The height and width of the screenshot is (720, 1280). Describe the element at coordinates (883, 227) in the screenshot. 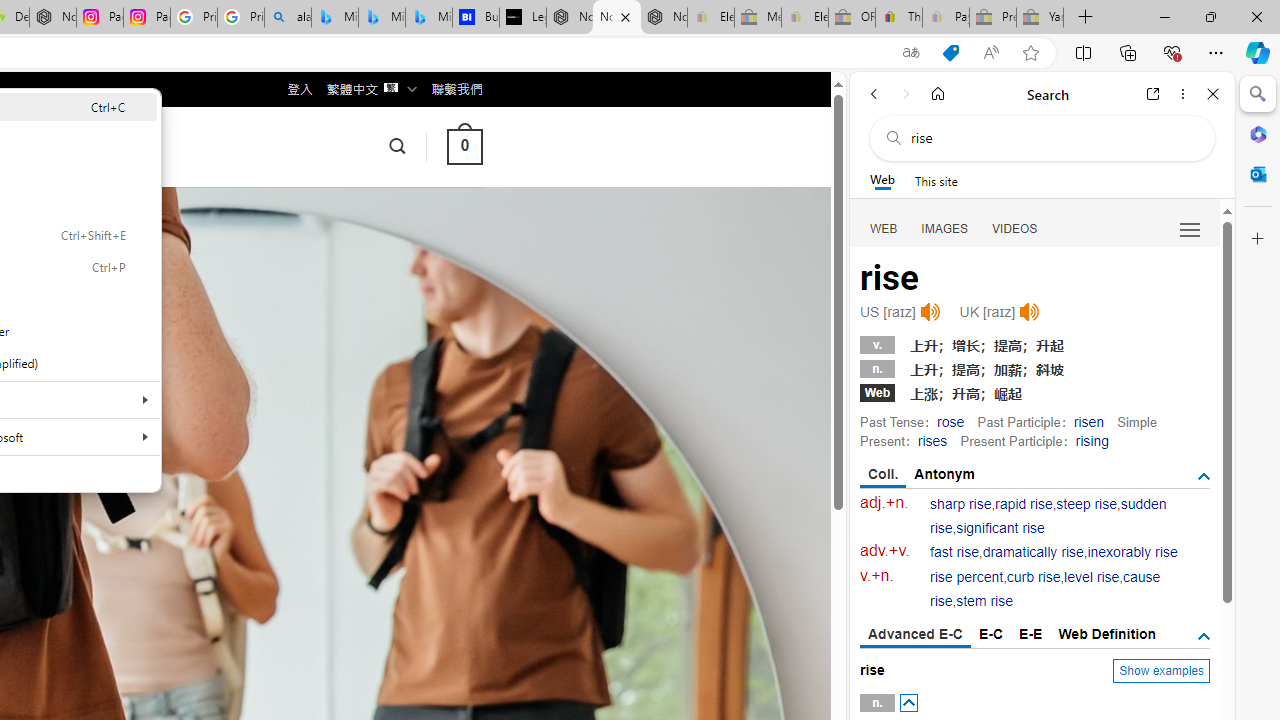

I see `'Search Filter, WEB'` at that location.